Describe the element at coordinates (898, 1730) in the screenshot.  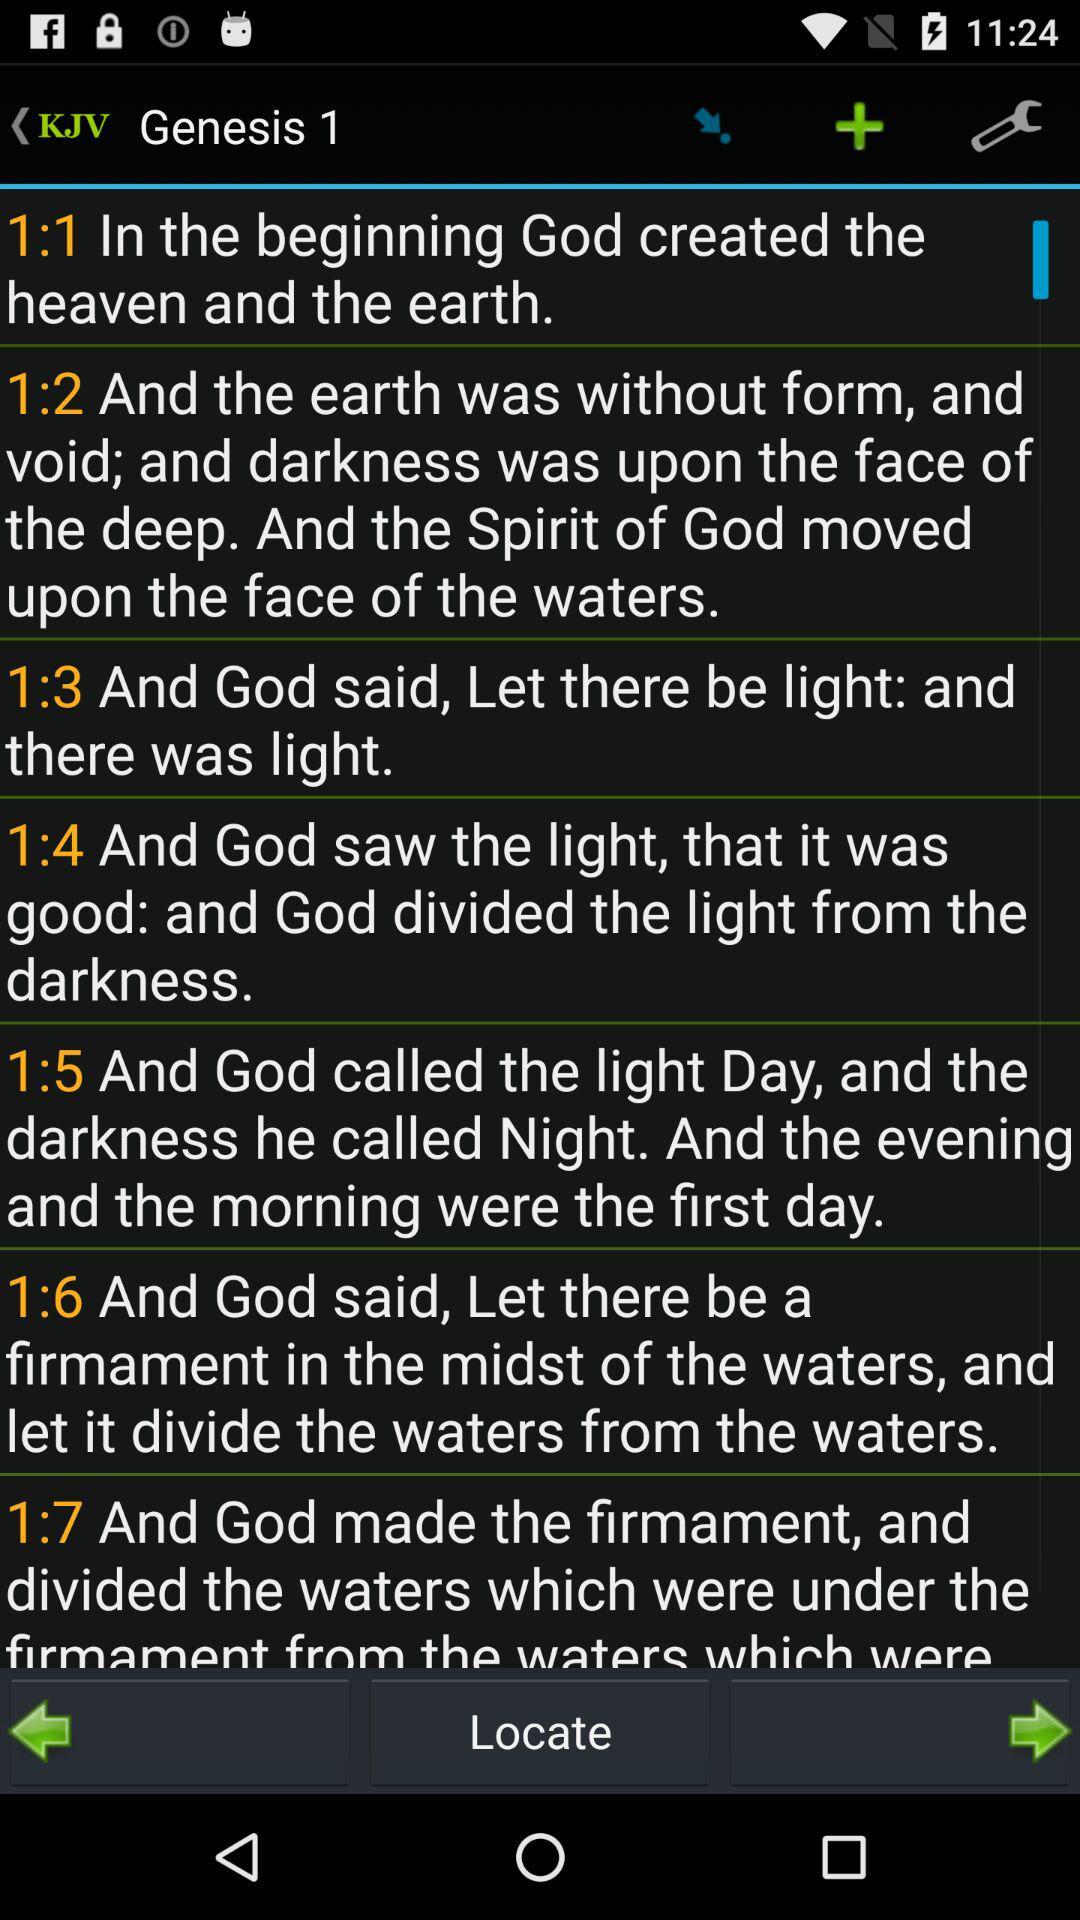
I see `the item next to the locate item` at that location.